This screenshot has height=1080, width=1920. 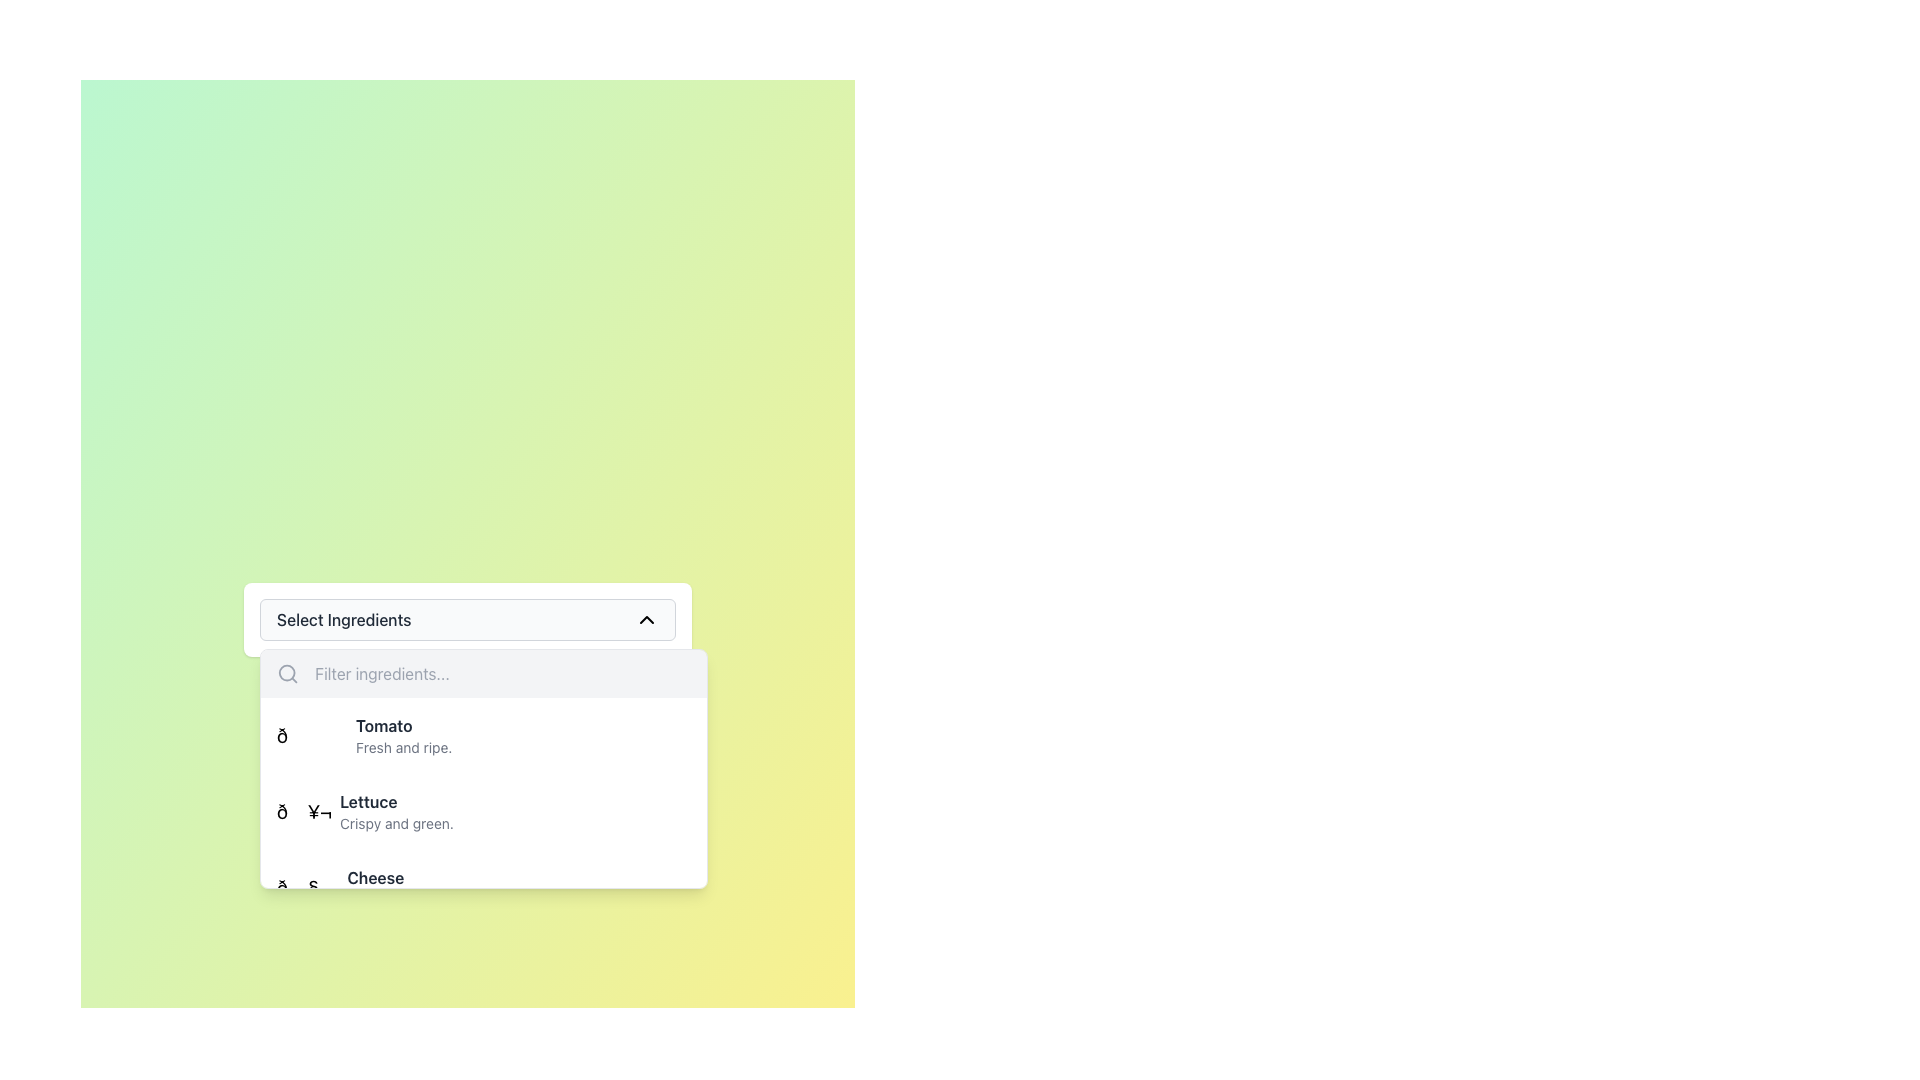 I want to click on the 'Tomato' text label, which serves as the title for an ingredient item within the dropdown list, so click(x=403, y=725).